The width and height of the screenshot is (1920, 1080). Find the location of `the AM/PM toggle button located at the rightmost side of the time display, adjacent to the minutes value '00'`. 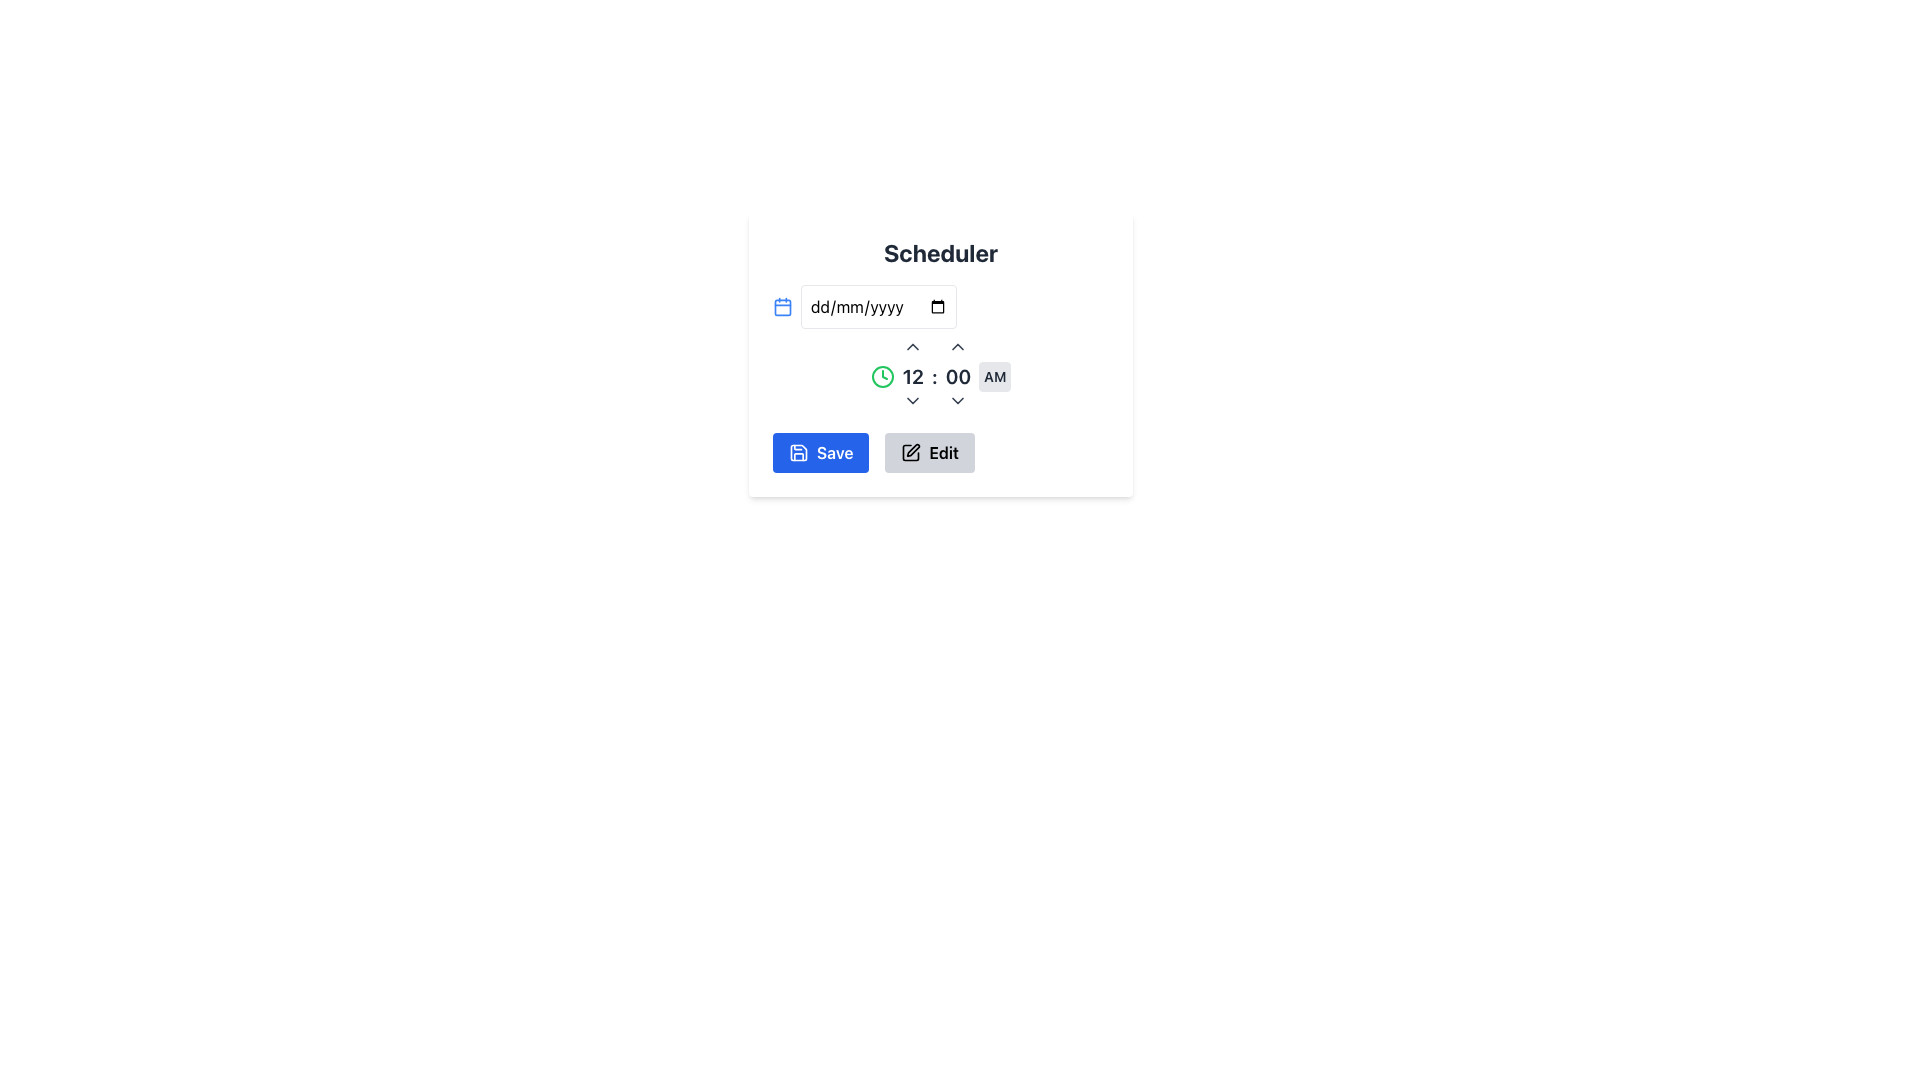

the AM/PM toggle button located at the rightmost side of the time display, adjacent to the minutes value '00' is located at coordinates (995, 377).